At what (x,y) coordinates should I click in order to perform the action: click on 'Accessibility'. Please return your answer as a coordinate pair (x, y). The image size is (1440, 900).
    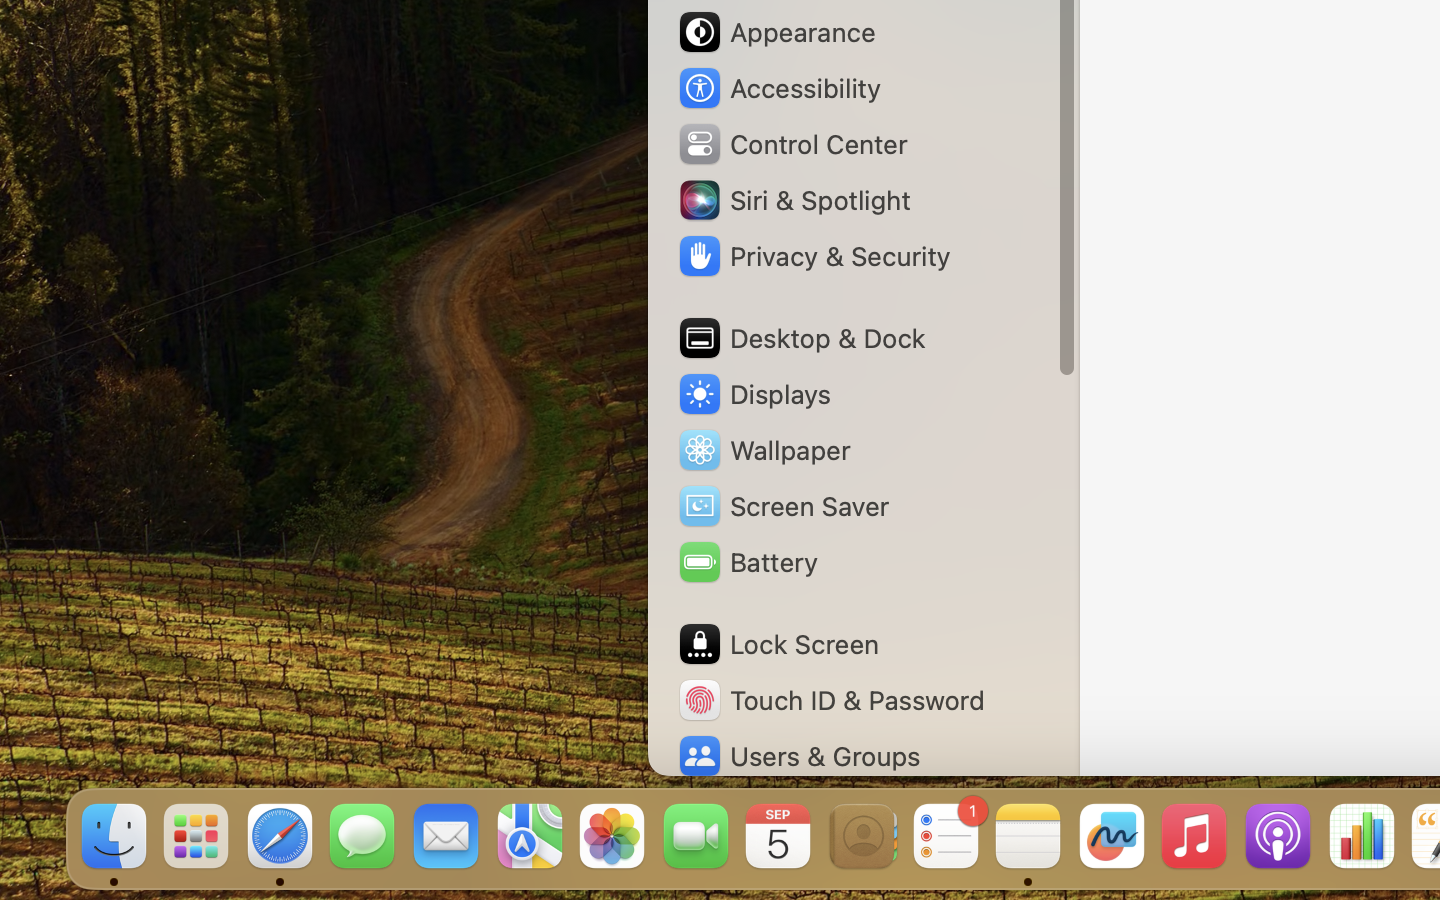
    Looking at the image, I should click on (778, 87).